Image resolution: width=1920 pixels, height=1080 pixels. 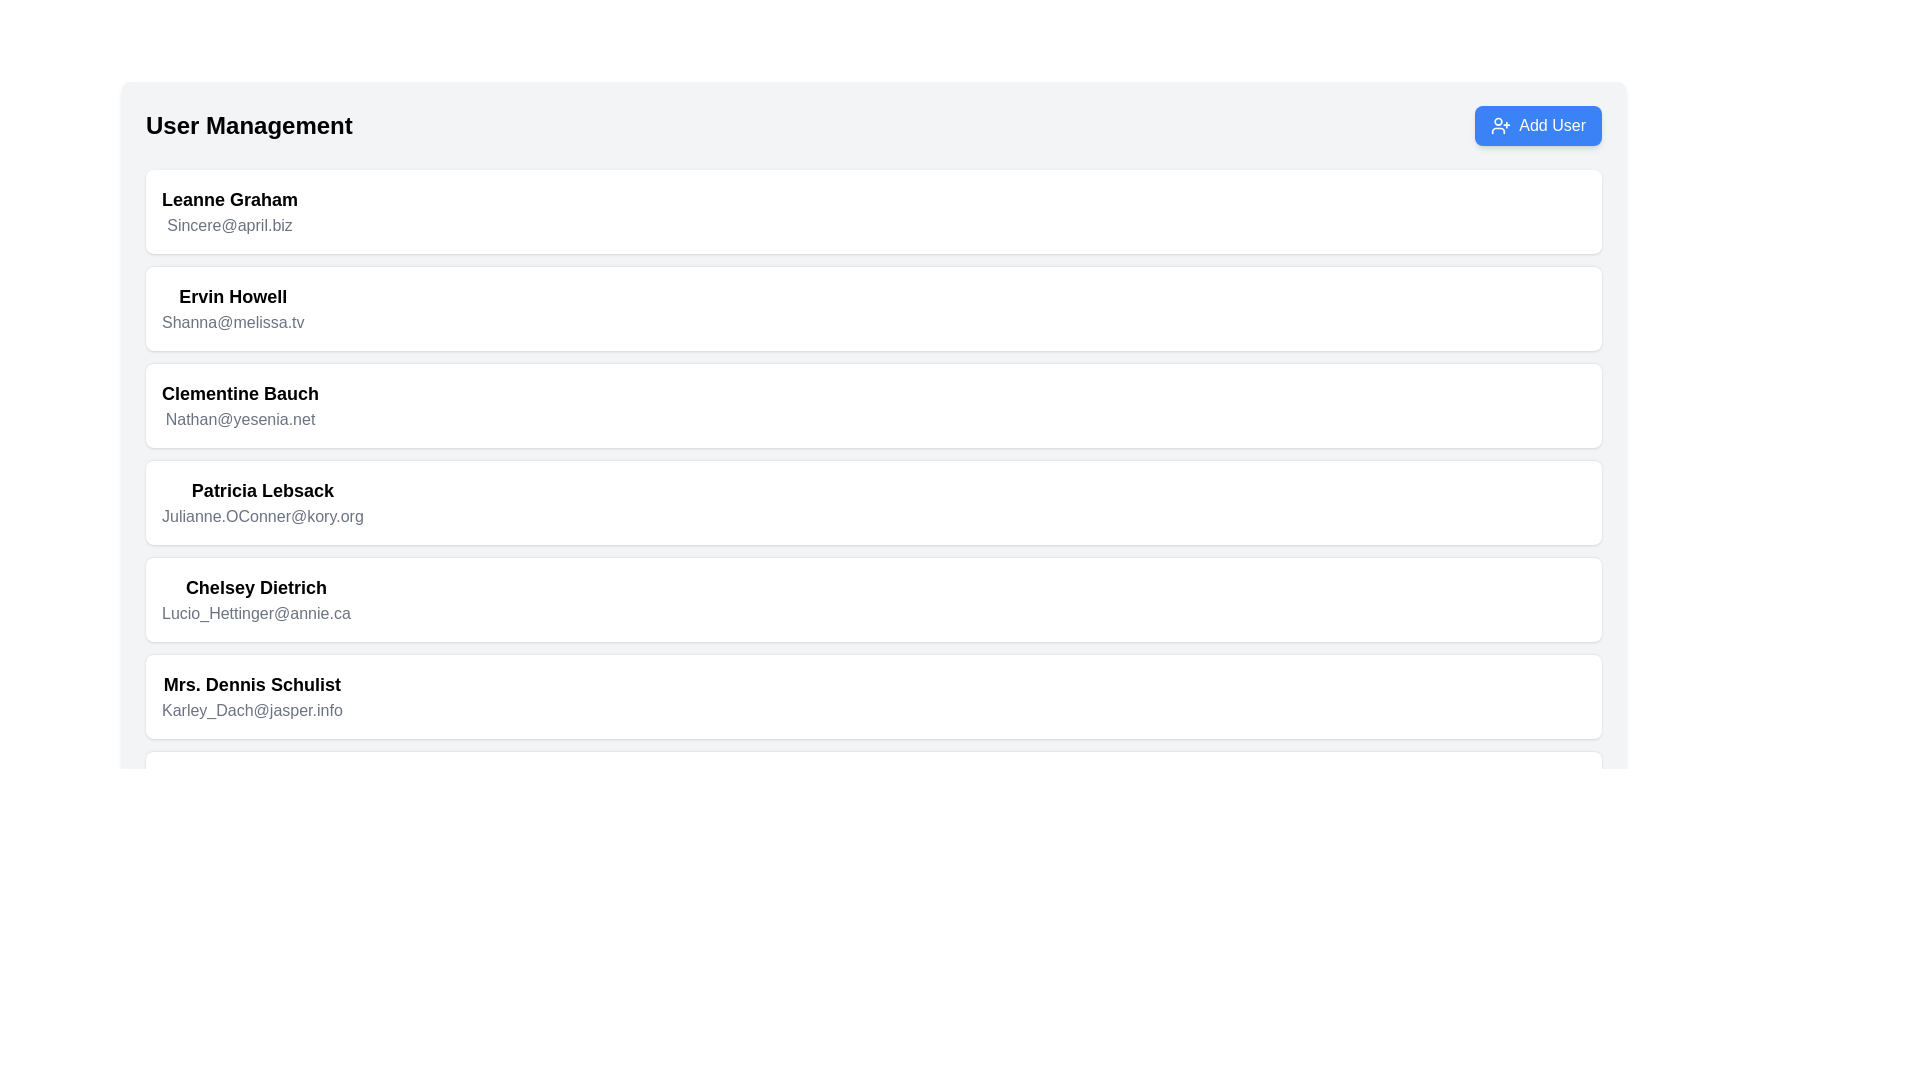 What do you see at coordinates (233, 322) in the screenshot?
I see `email address displayed in the text label below the name 'Ervin Howell' in the user card` at bounding box center [233, 322].